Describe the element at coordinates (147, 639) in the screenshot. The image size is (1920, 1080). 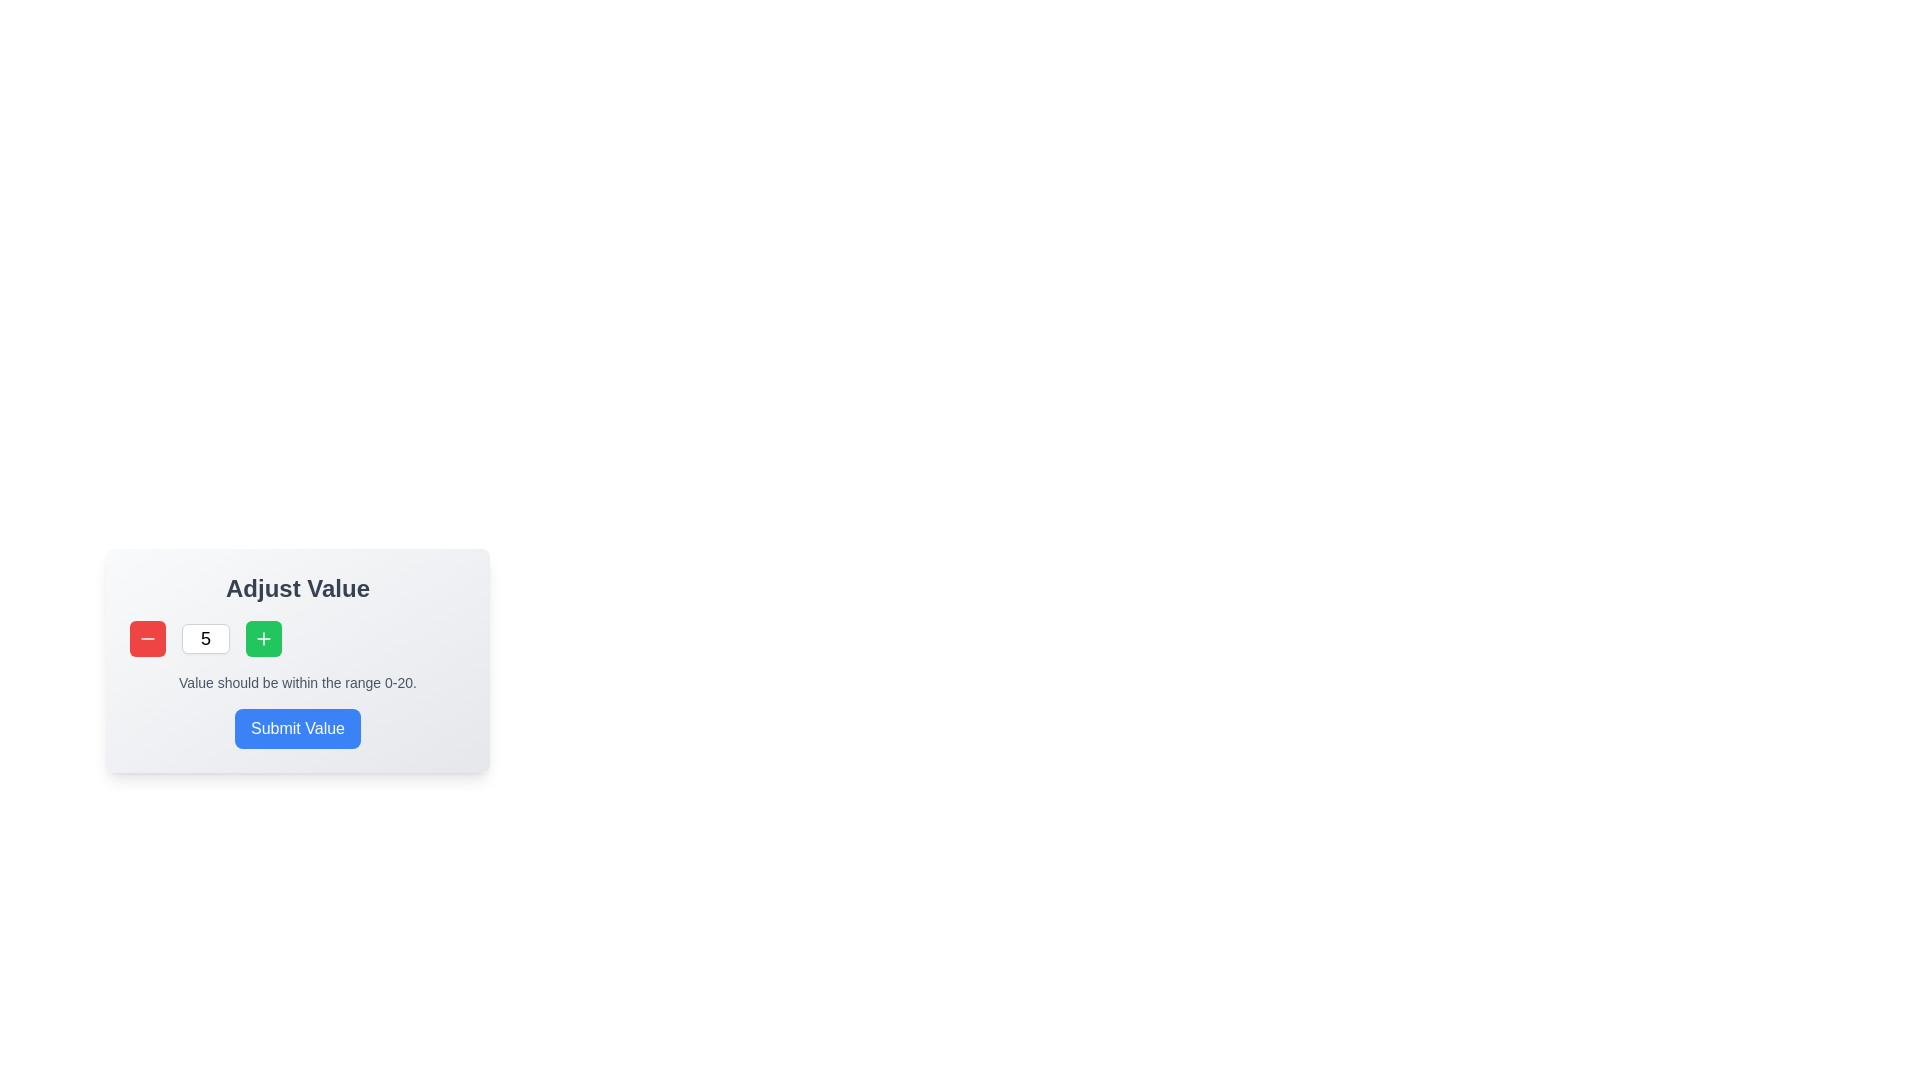
I see `the decrement button located at the far left side of the horizontal row` at that location.